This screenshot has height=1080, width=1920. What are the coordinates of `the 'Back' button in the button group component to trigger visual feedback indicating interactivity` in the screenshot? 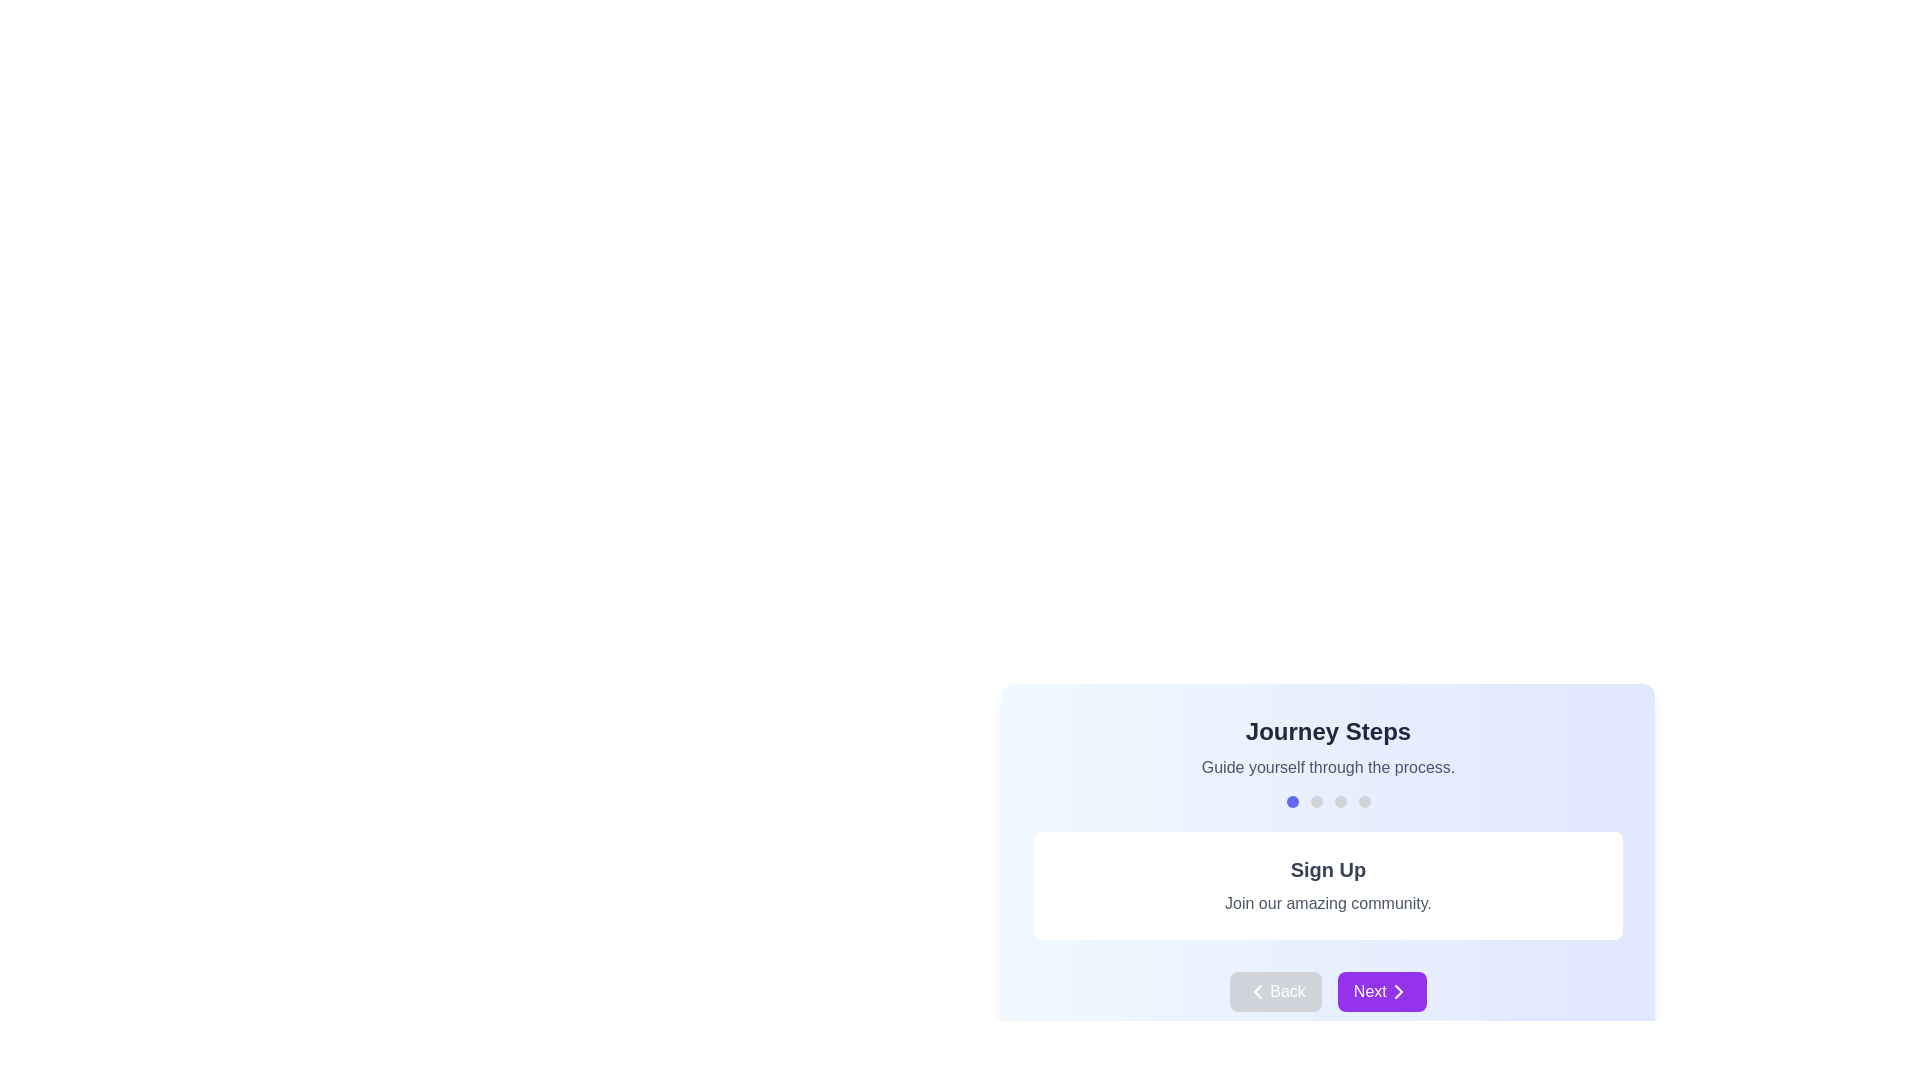 It's located at (1328, 991).